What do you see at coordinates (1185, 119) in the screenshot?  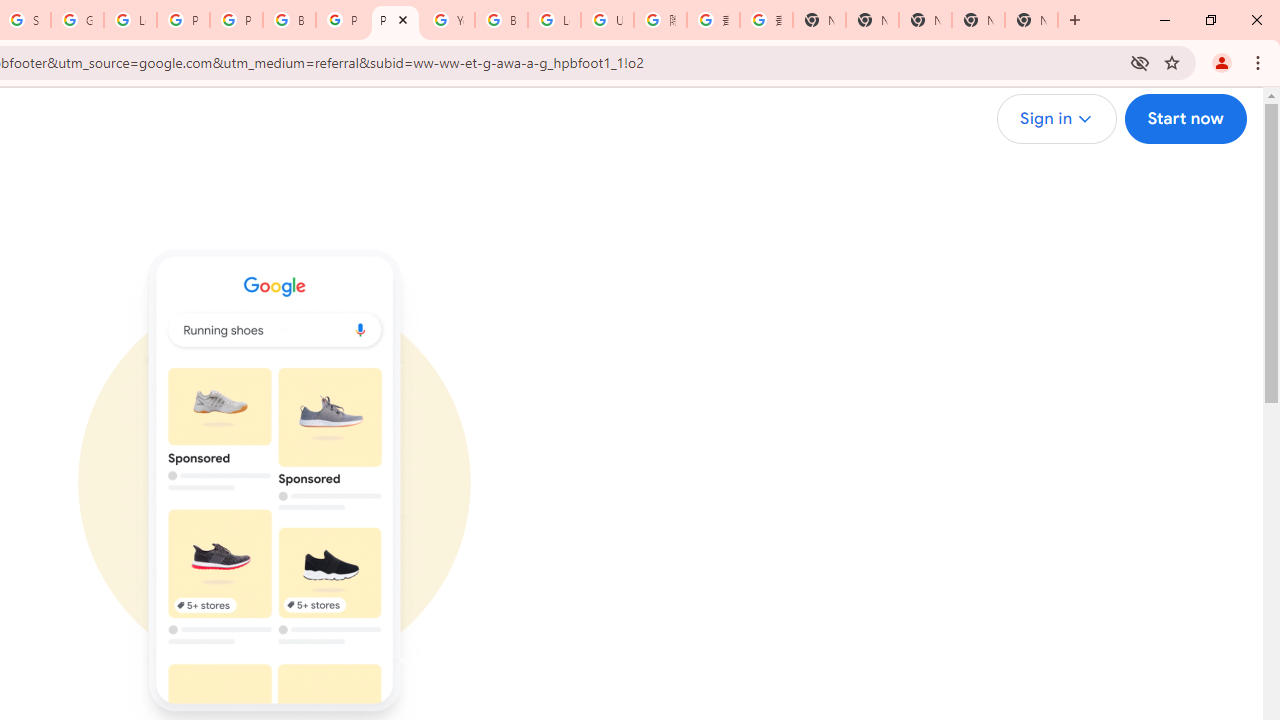 I see `'Start now'` at bounding box center [1185, 119].